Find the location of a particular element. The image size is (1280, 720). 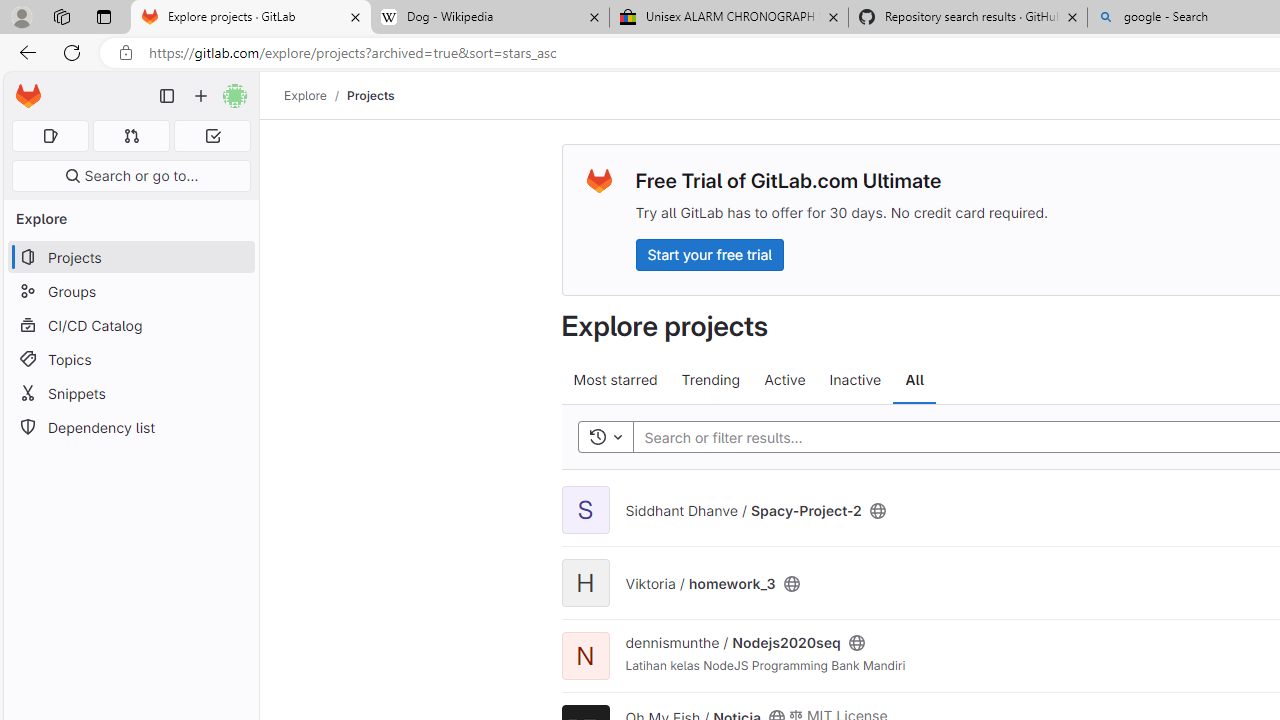

'Snippets' is located at coordinates (130, 393).